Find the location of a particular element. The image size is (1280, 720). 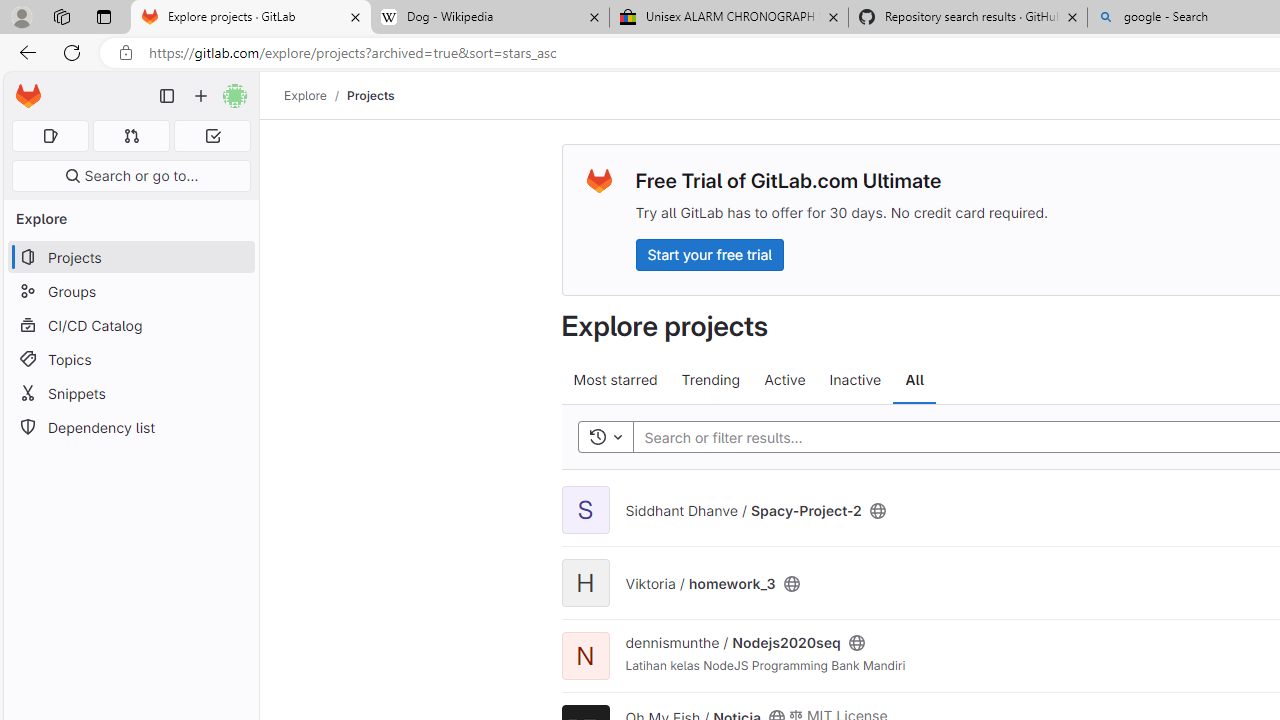

'Snippets' is located at coordinates (130, 393).